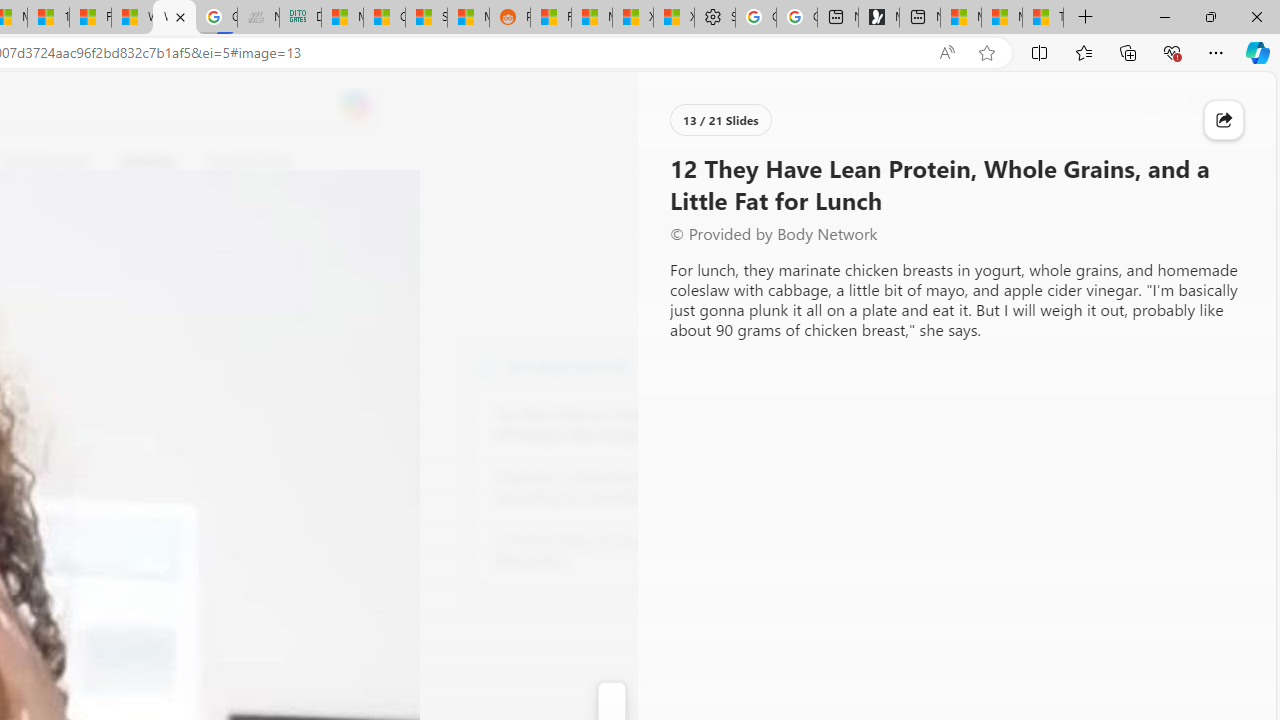 This screenshot has width=1280, height=720. What do you see at coordinates (1223, 120) in the screenshot?
I see `'Class: at-item immersive'` at bounding box center [1223, 120].